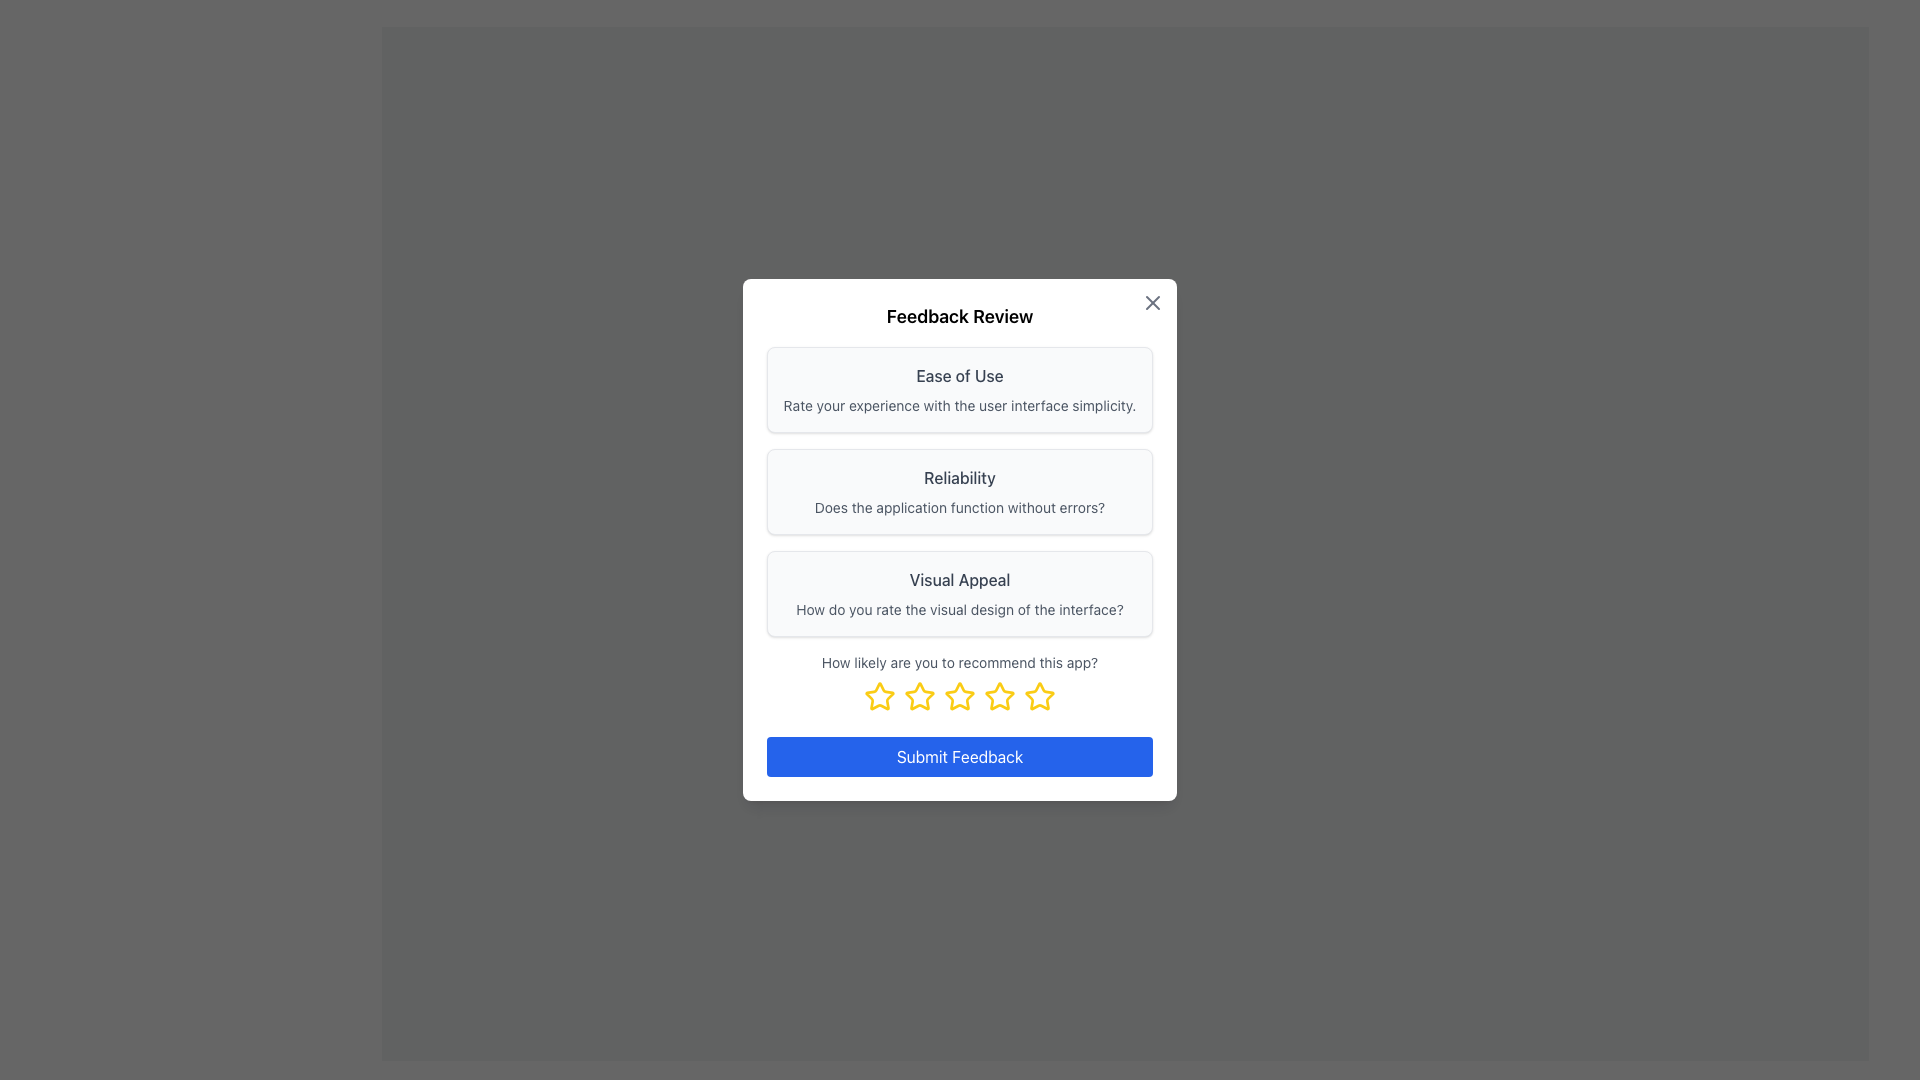 The width and height of the screenshot is (1920, 1080). I want to click on the text component that reads 'Does the application function without errors?', which is styled in a small gray font and located below the heading 'Reliability', so click(960, 507).